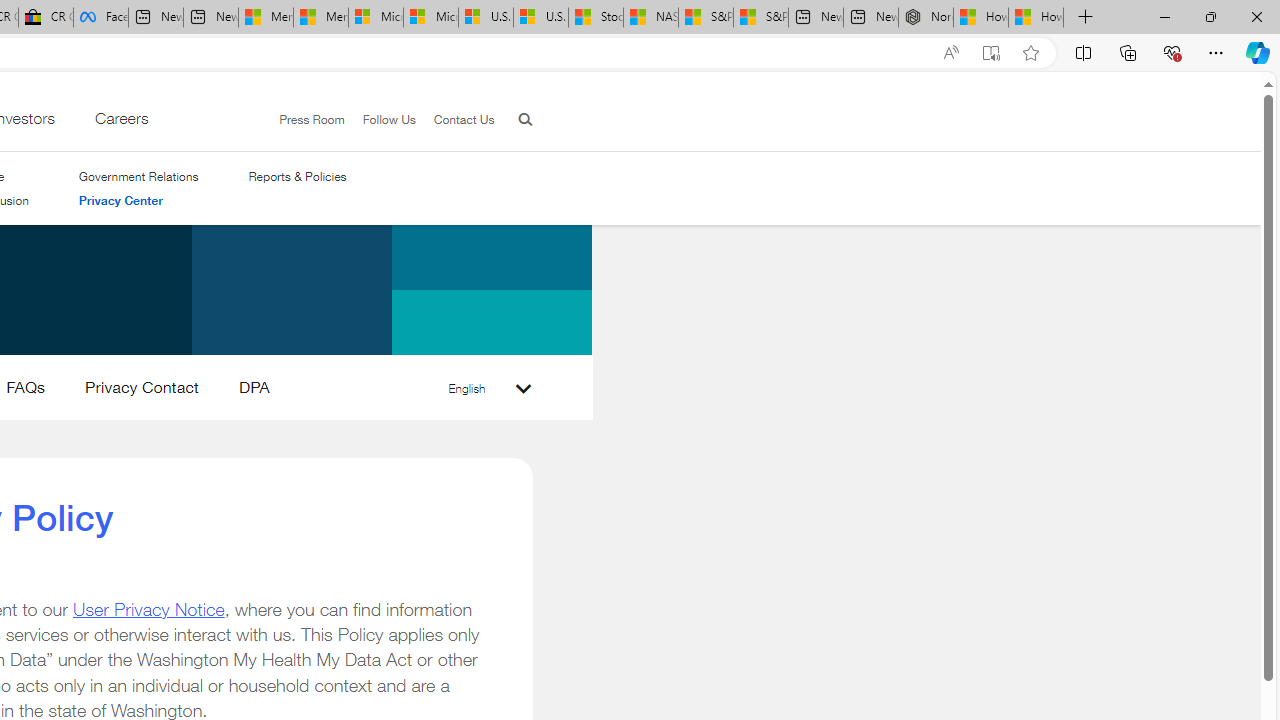  What do you see at coordinates (119, 200) in the screenshot?
I see `'Privacy Center'` at bounding box center [119, 200].